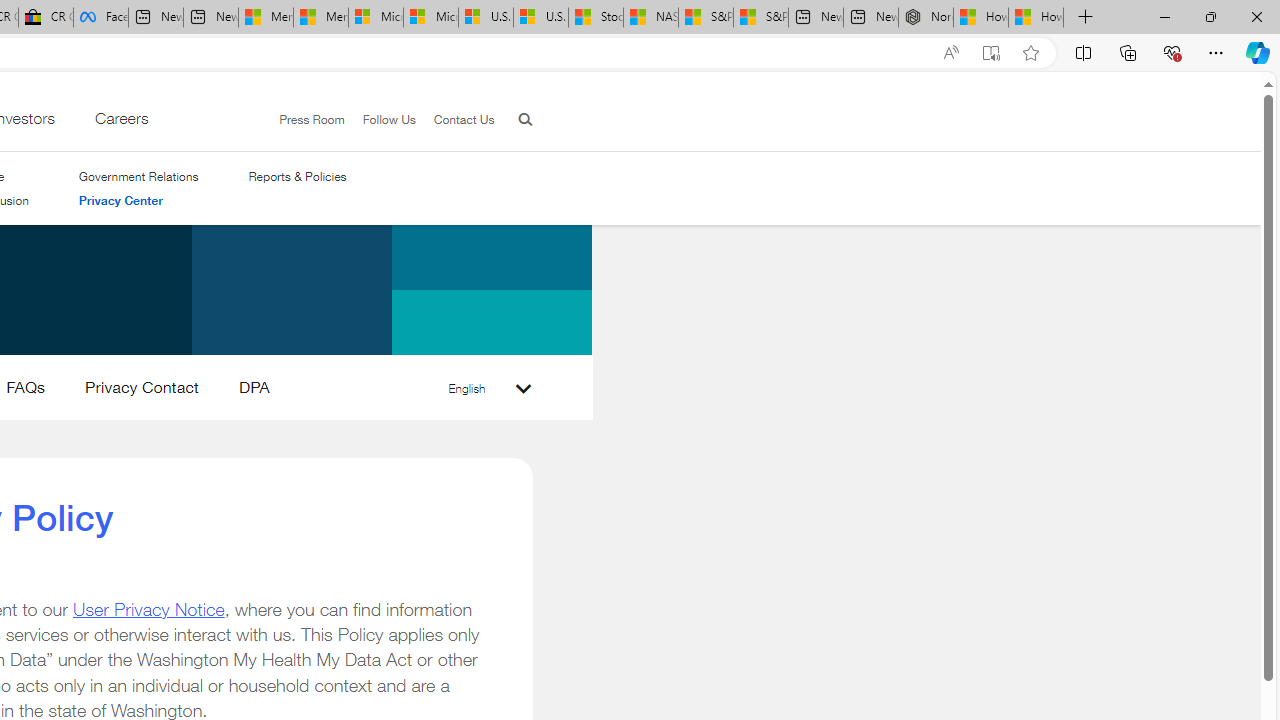  What do you see at coordinates (119, 200) in the screenshot?
I see `'Privacy Center'` at bounding box center [119, 200].